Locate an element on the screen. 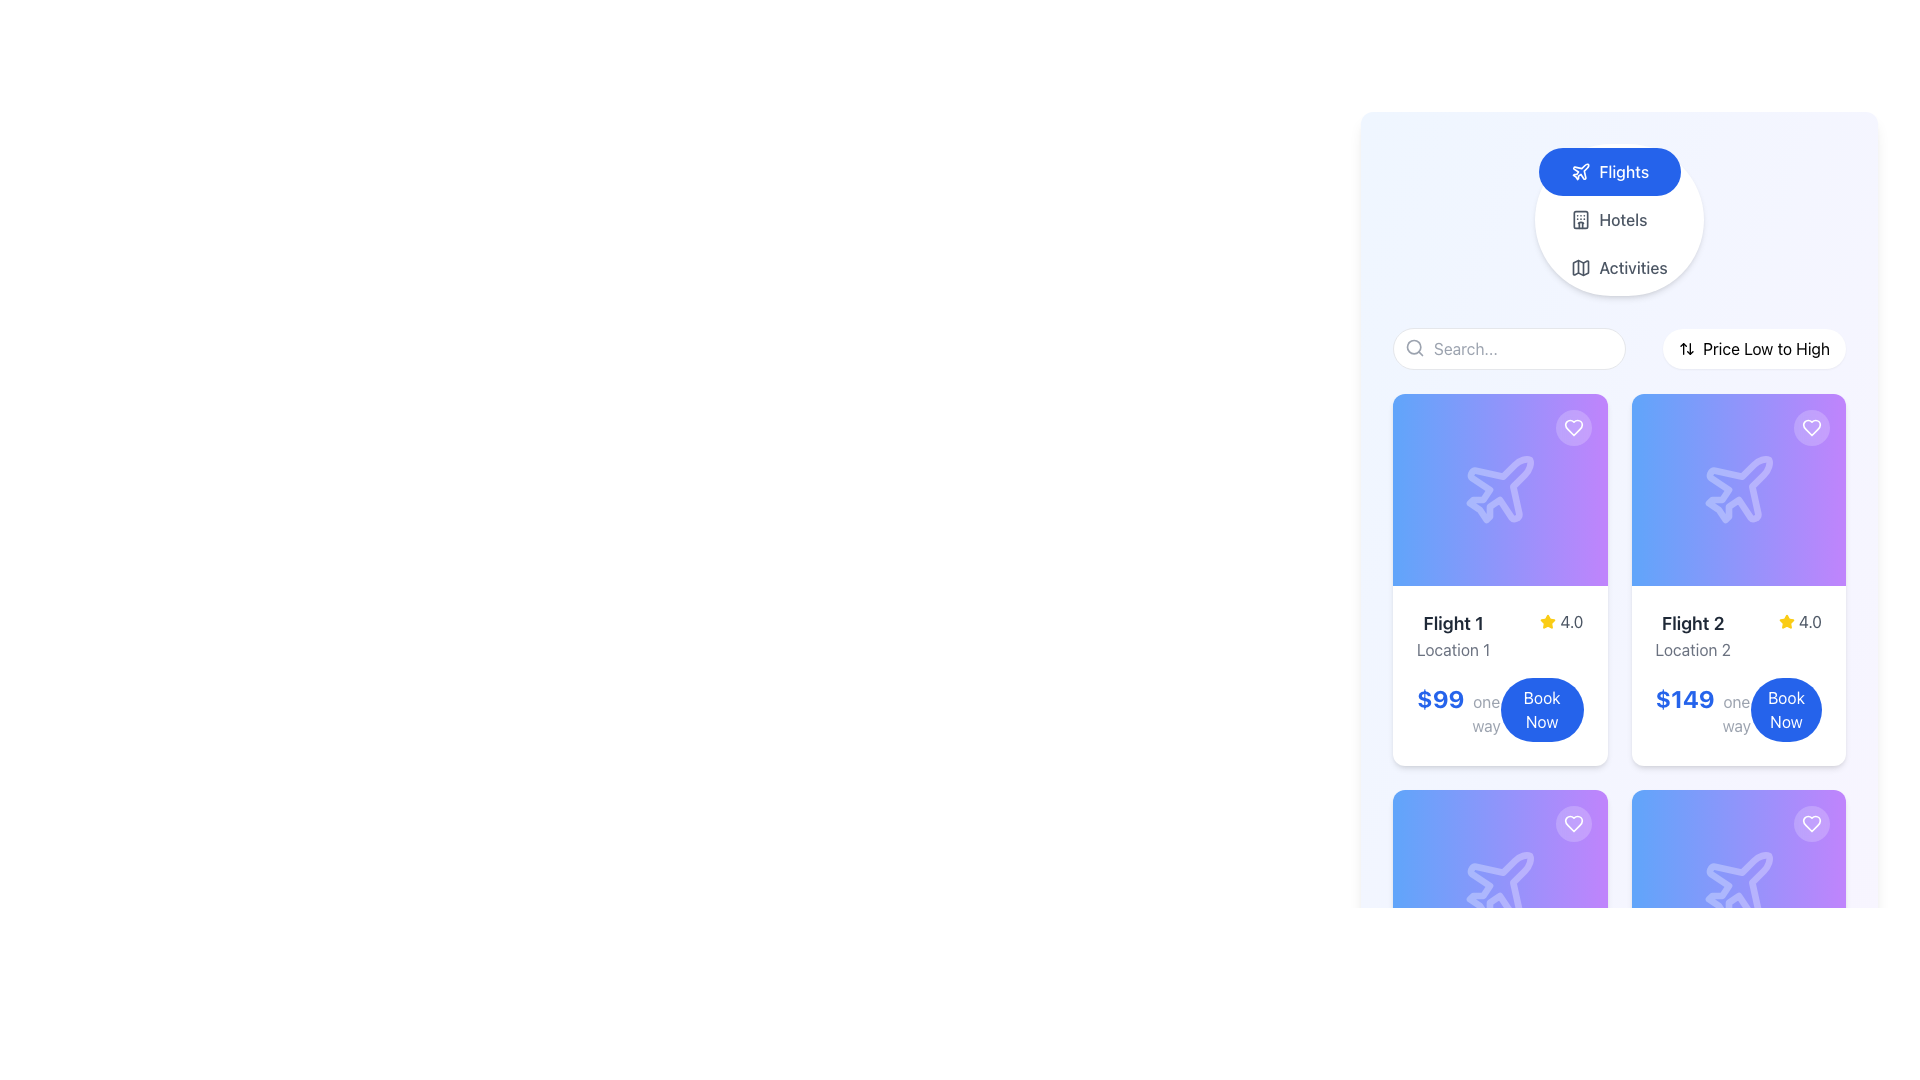 This screenshot has width=1920, height=1080. the blue rounded button labeled 'Flights' with a plane icon is located at coordinates (1610, 171).